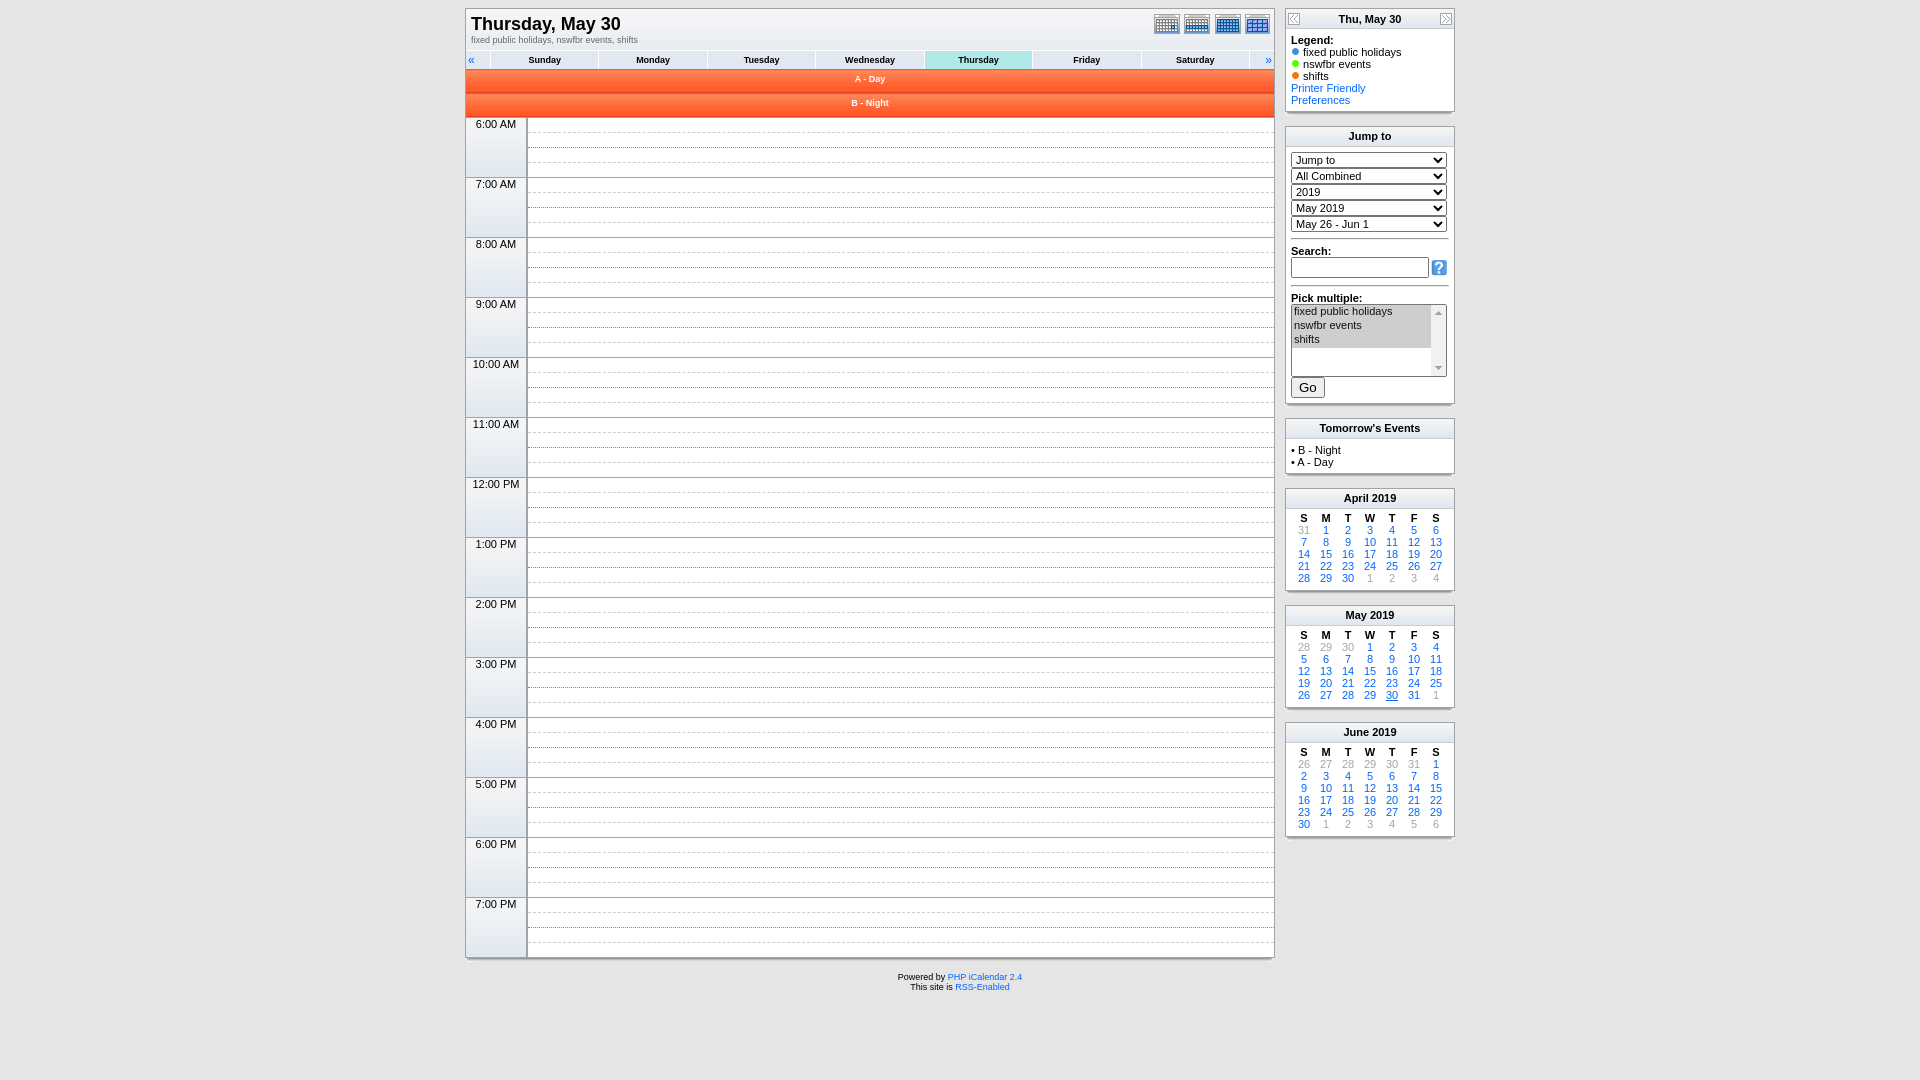  What do you see at coordinates (1434, 578) in the screenshot?
I see `'4'` at bounding box center [1434, 578].